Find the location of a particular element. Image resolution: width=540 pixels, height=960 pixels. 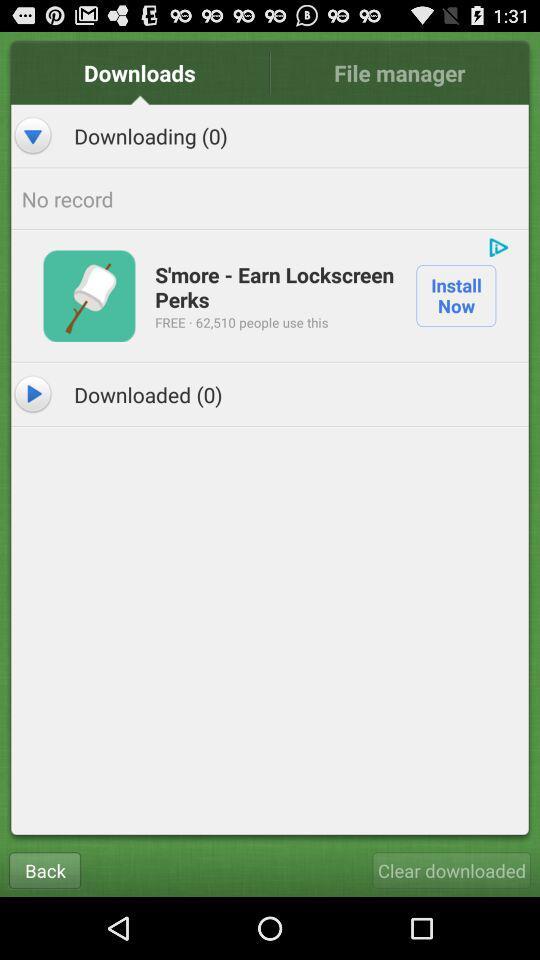

icon next to install now app is located at coordinates (274, 285).